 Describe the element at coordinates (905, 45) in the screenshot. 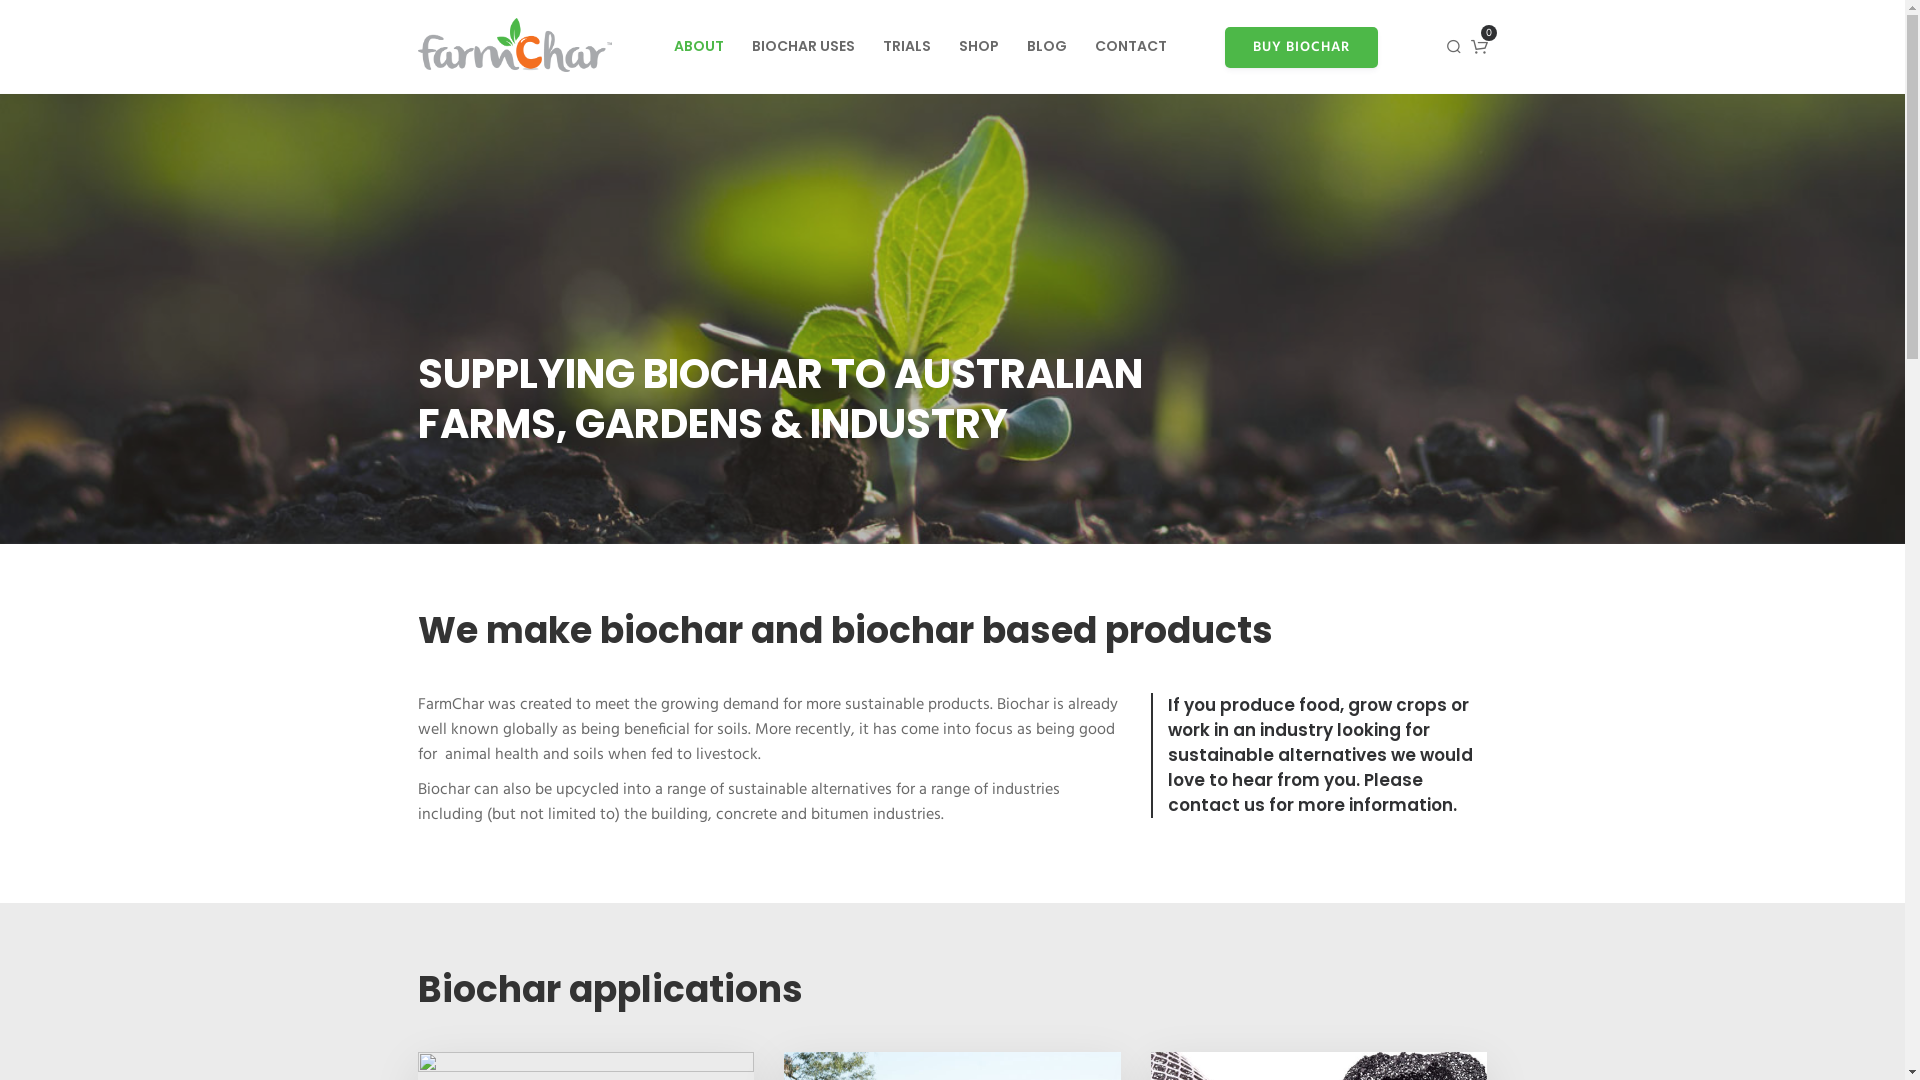

I see `'TRIALS'` at that location.